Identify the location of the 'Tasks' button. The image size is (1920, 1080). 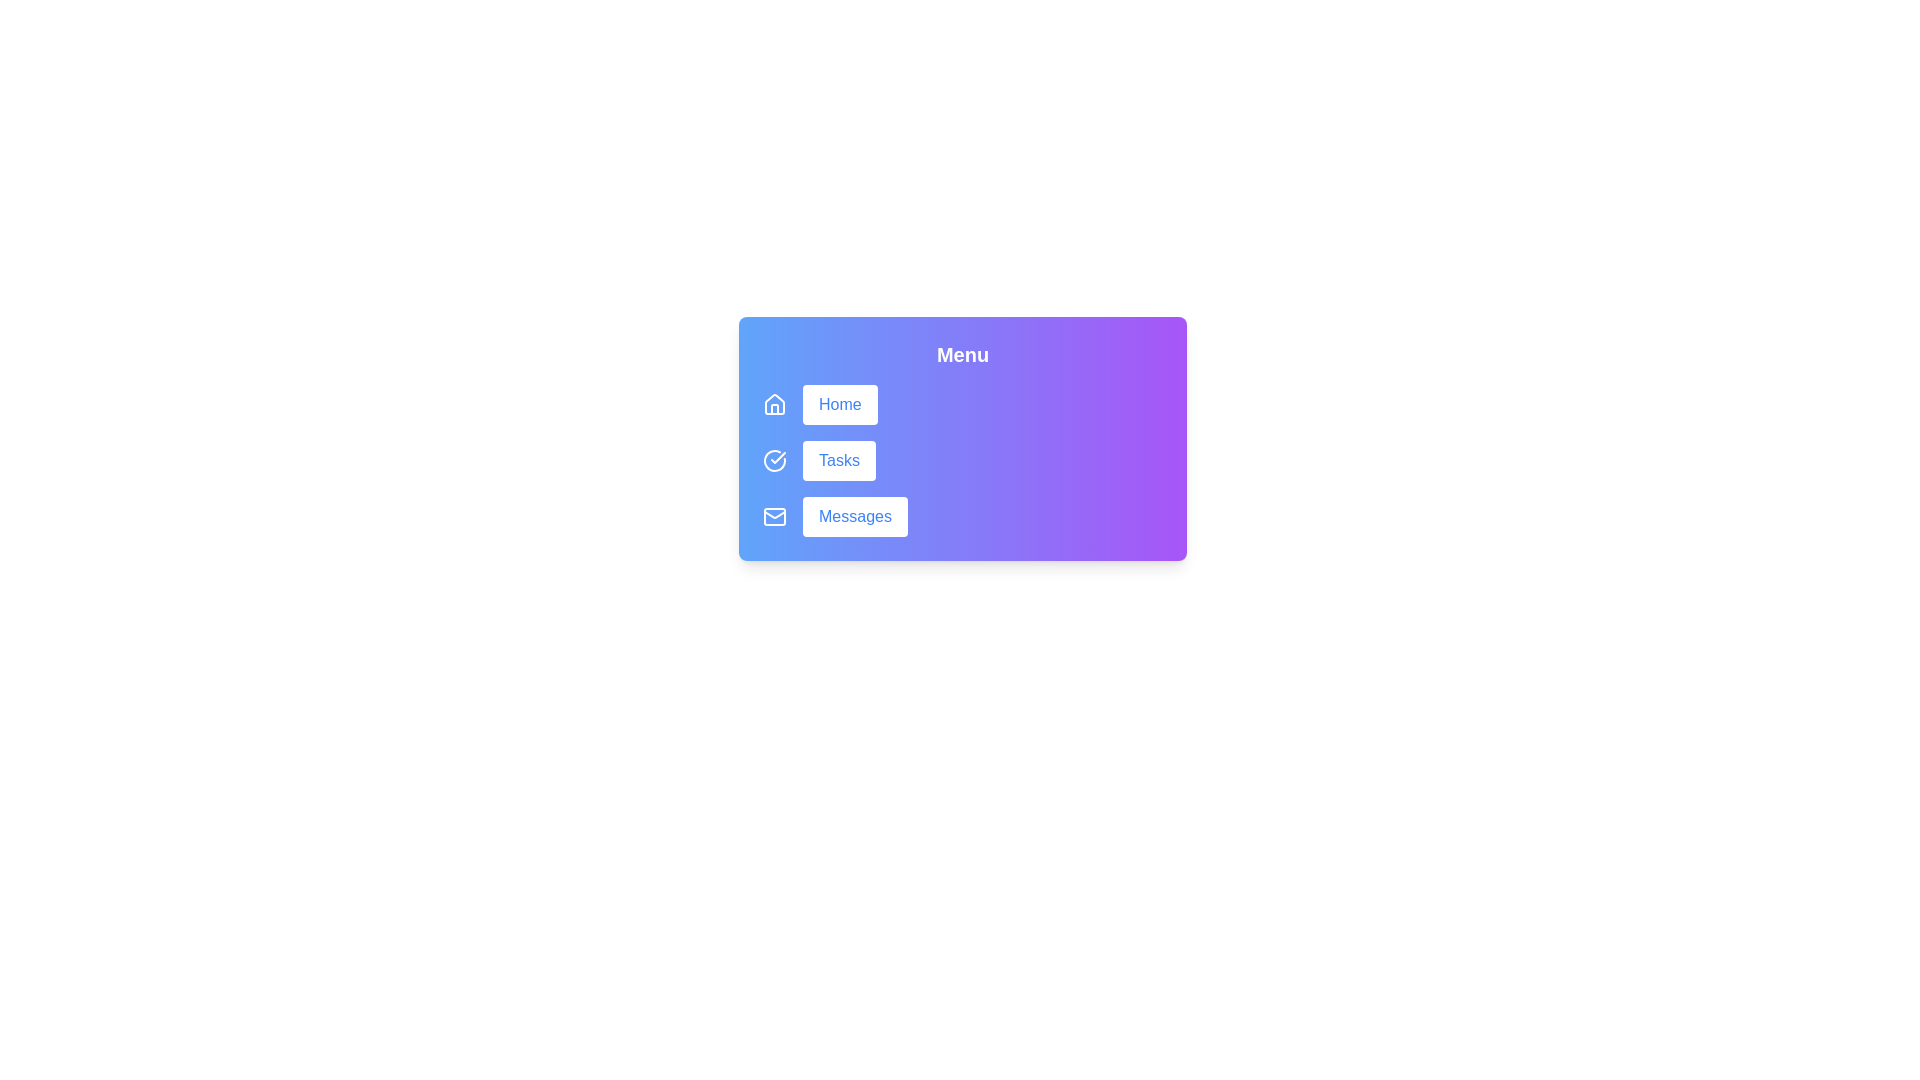
(839, 461).